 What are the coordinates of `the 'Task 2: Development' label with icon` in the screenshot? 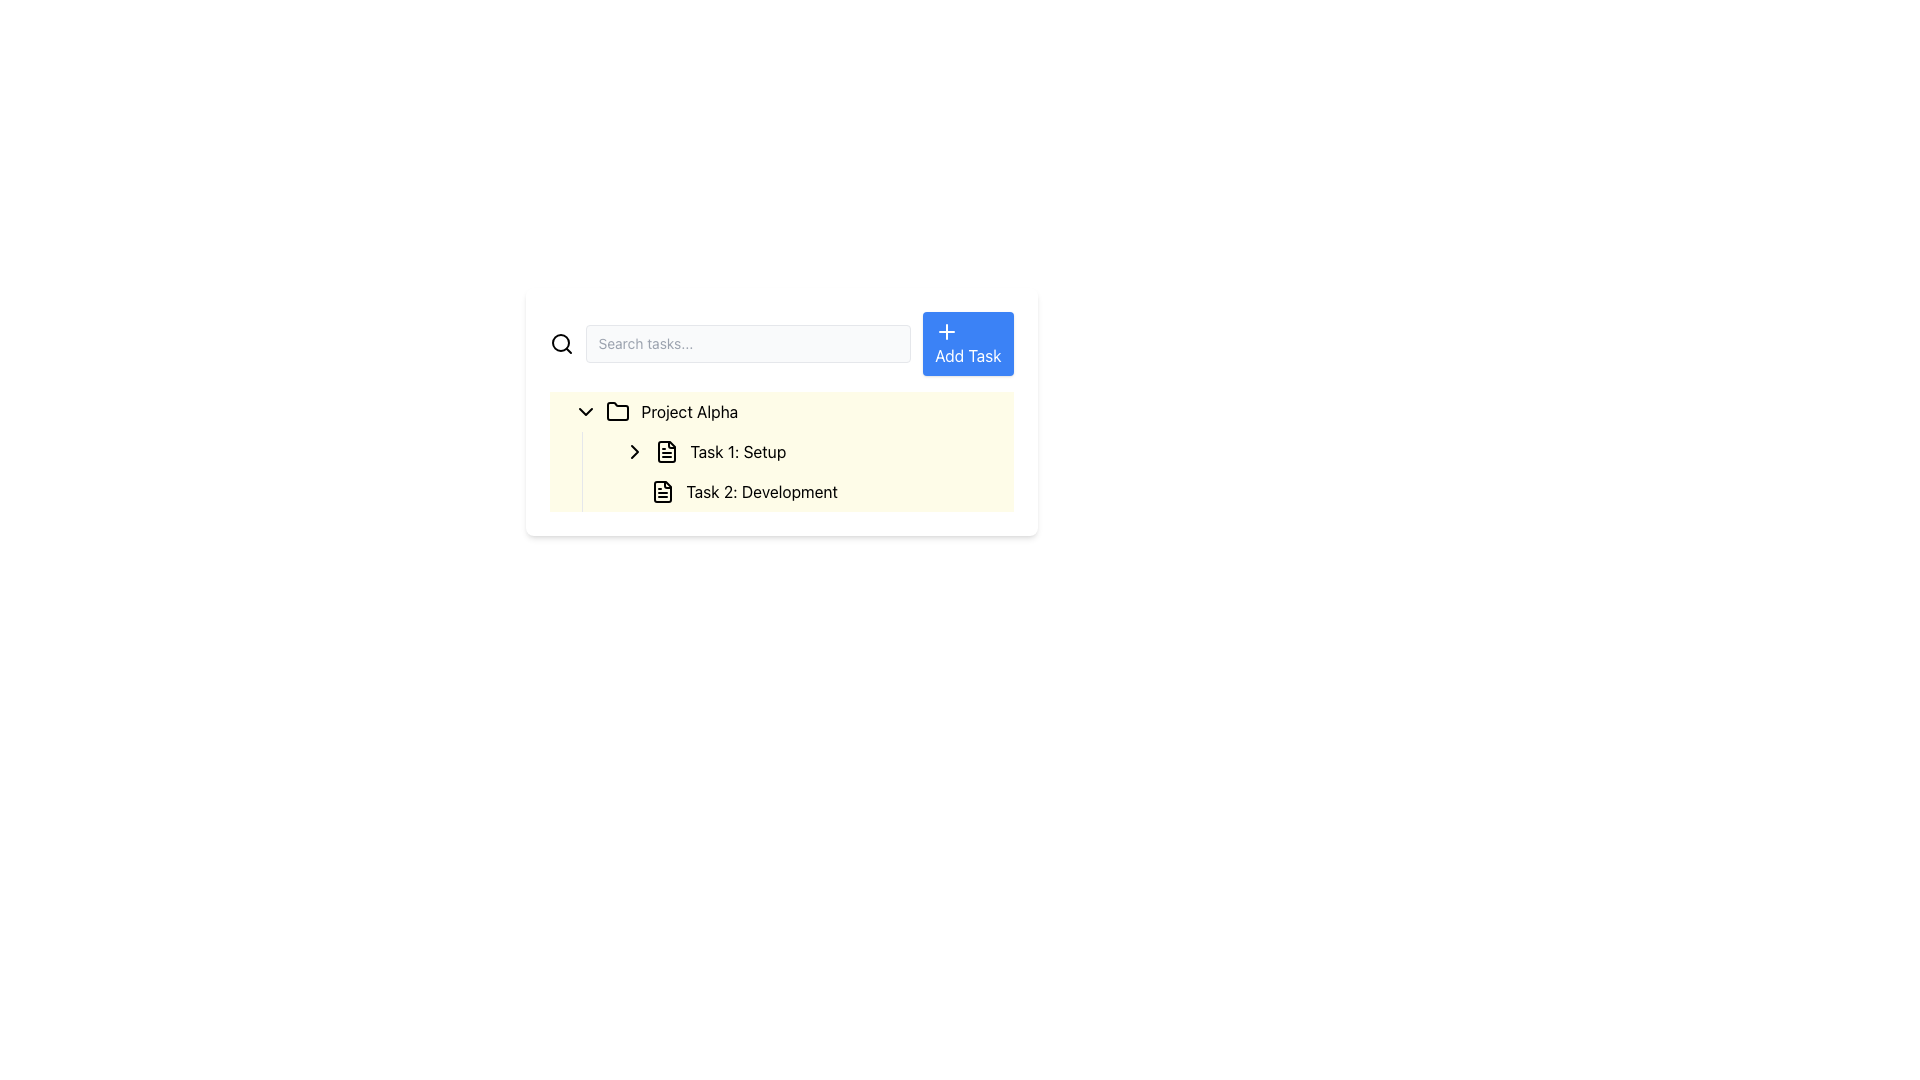 It's located at (814, 492).